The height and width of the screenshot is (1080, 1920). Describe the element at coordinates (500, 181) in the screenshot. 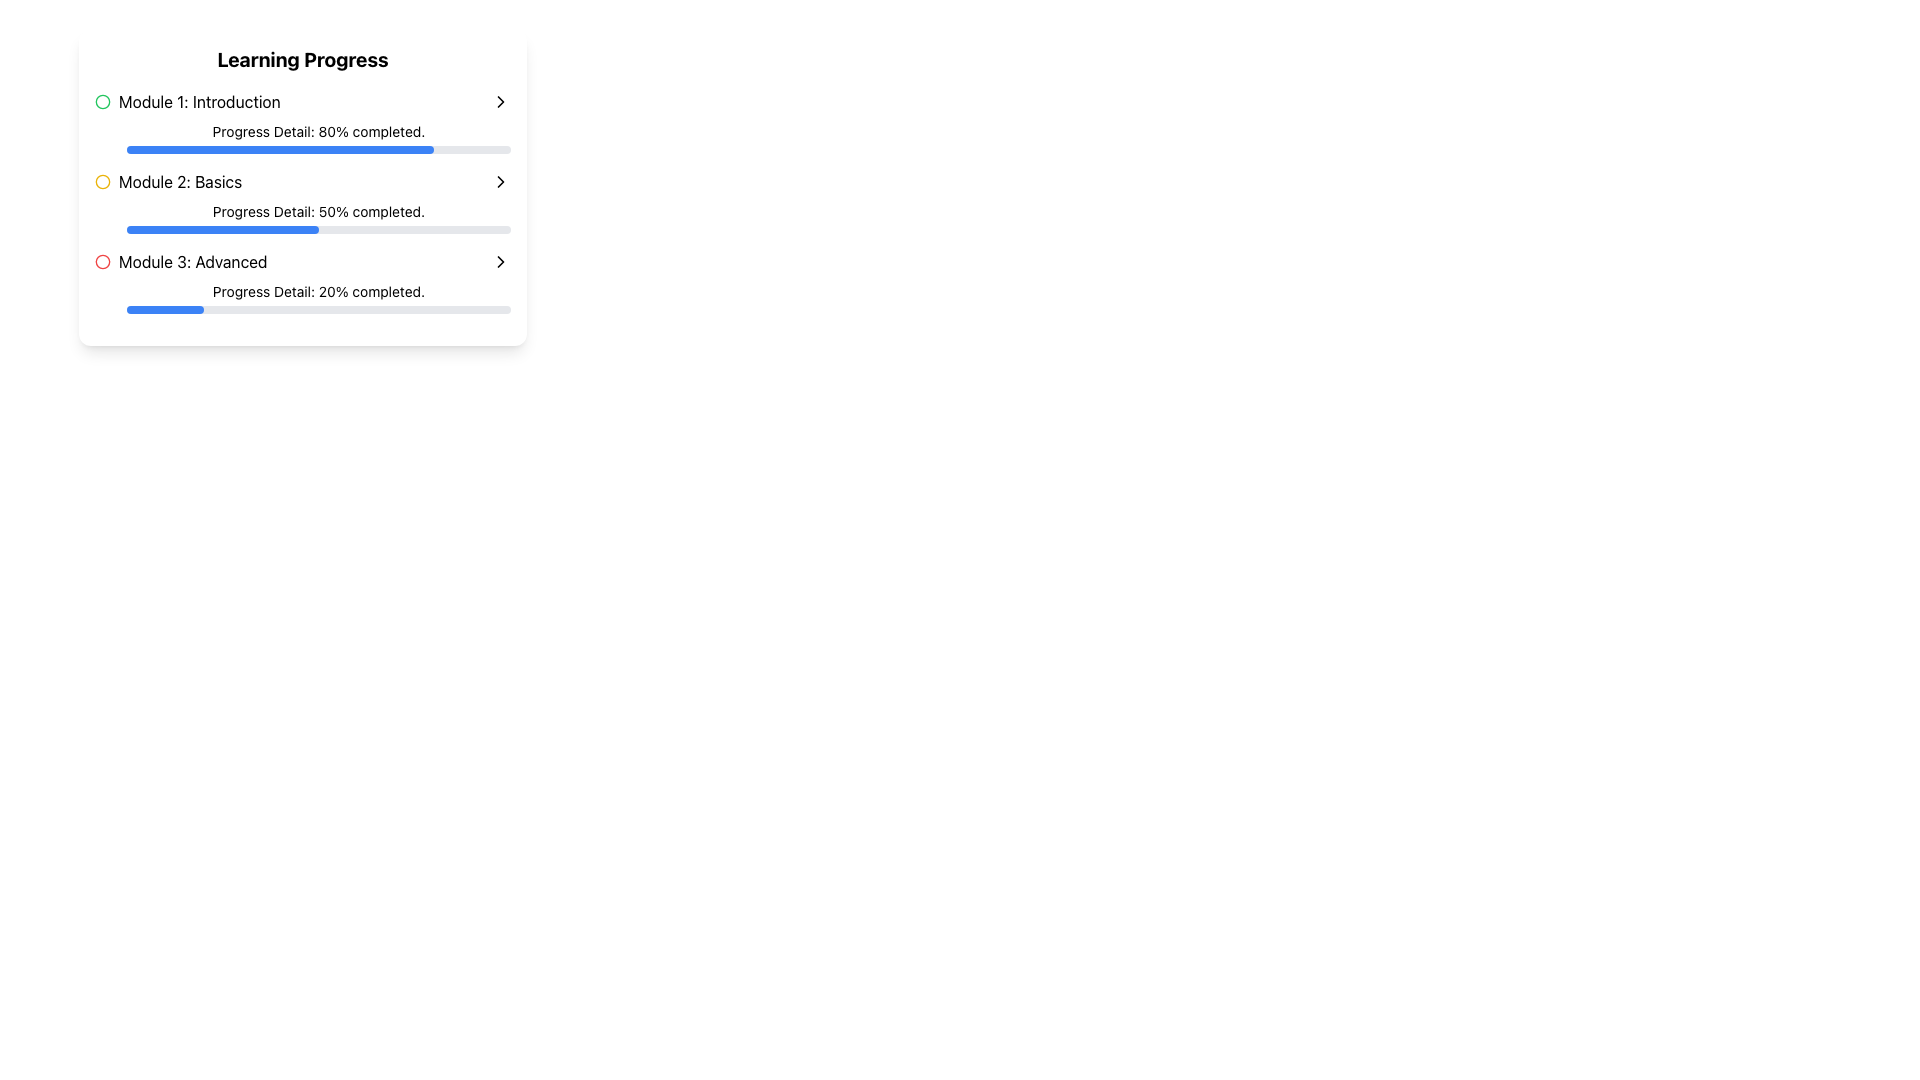

I see `the rightward arrow icon styled with thin black lines, located at the far right of the row labeled 'Module 2: Basics'` at that location.